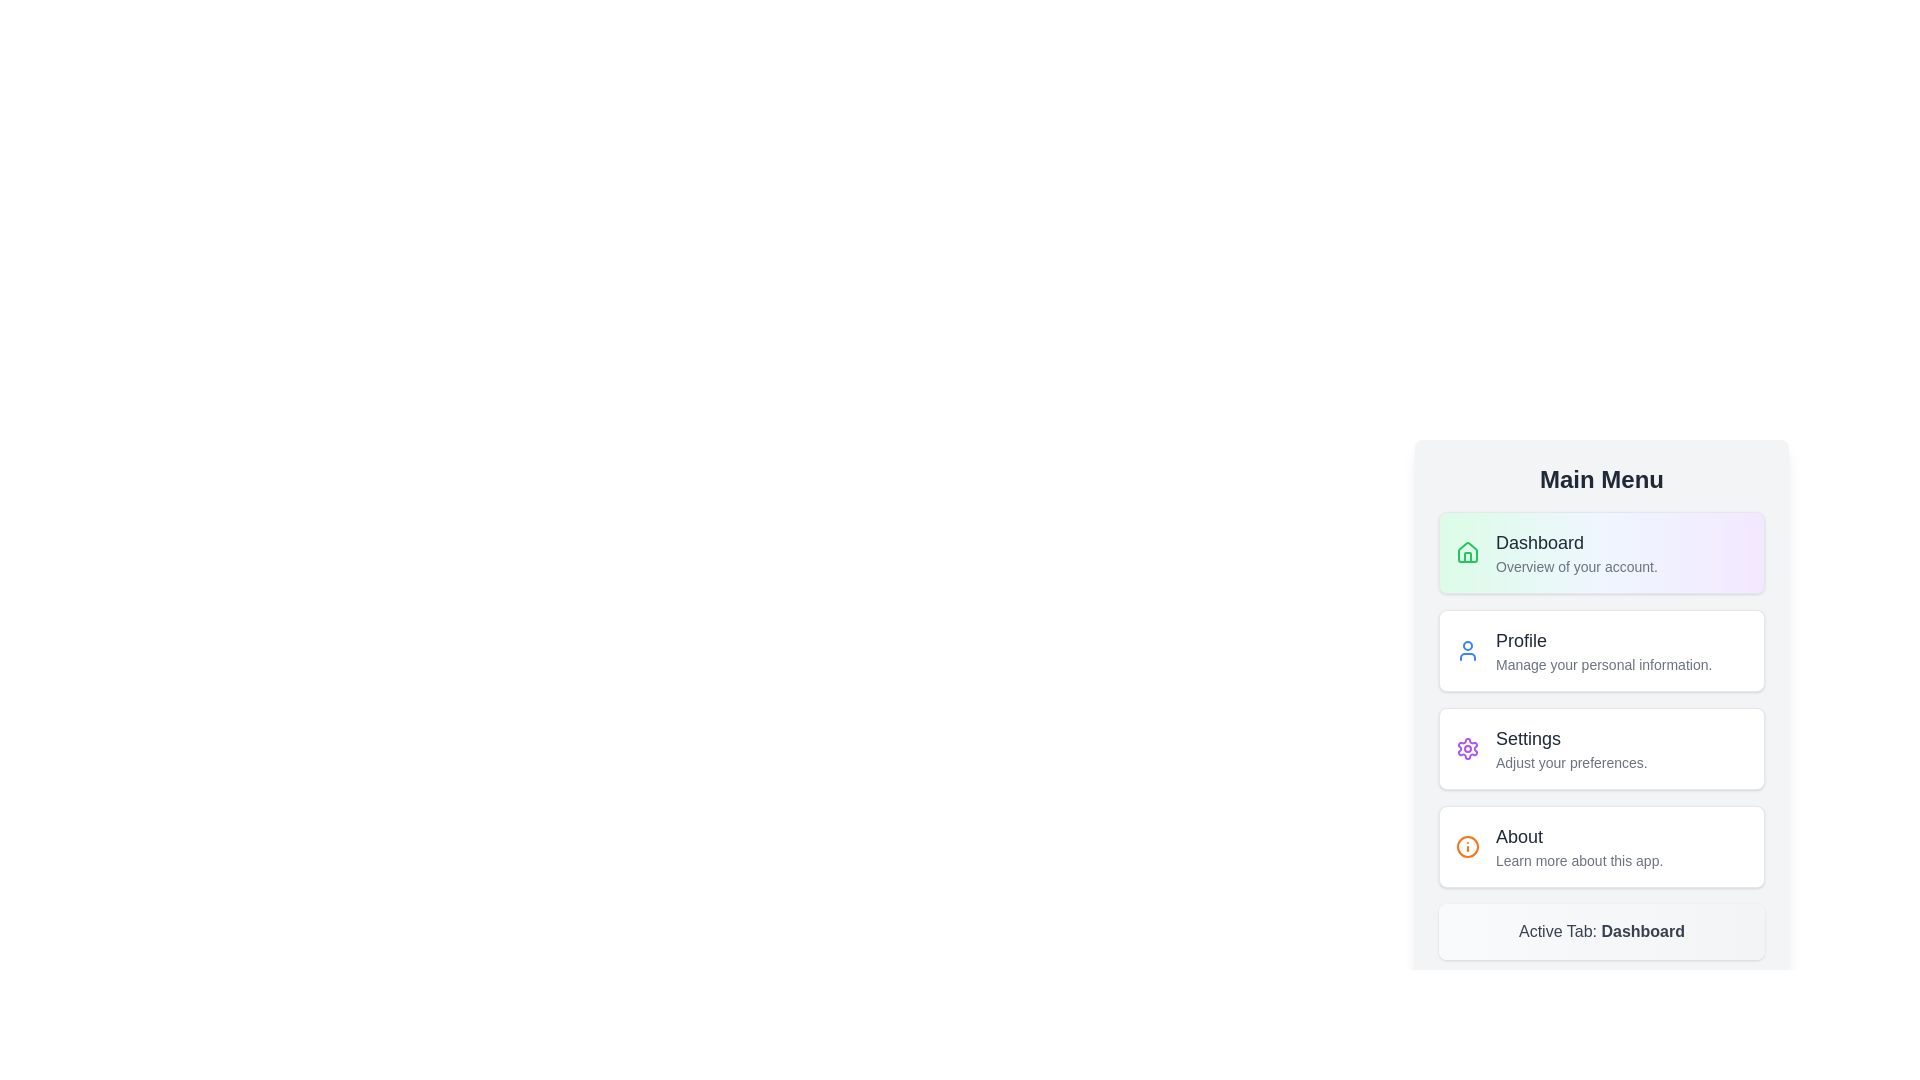  What do you see at coordinates (1602, 552) in the screenshot?
I see `the menu item labeled Dashboard to activate its tab` at bounding box center [1602, 552].